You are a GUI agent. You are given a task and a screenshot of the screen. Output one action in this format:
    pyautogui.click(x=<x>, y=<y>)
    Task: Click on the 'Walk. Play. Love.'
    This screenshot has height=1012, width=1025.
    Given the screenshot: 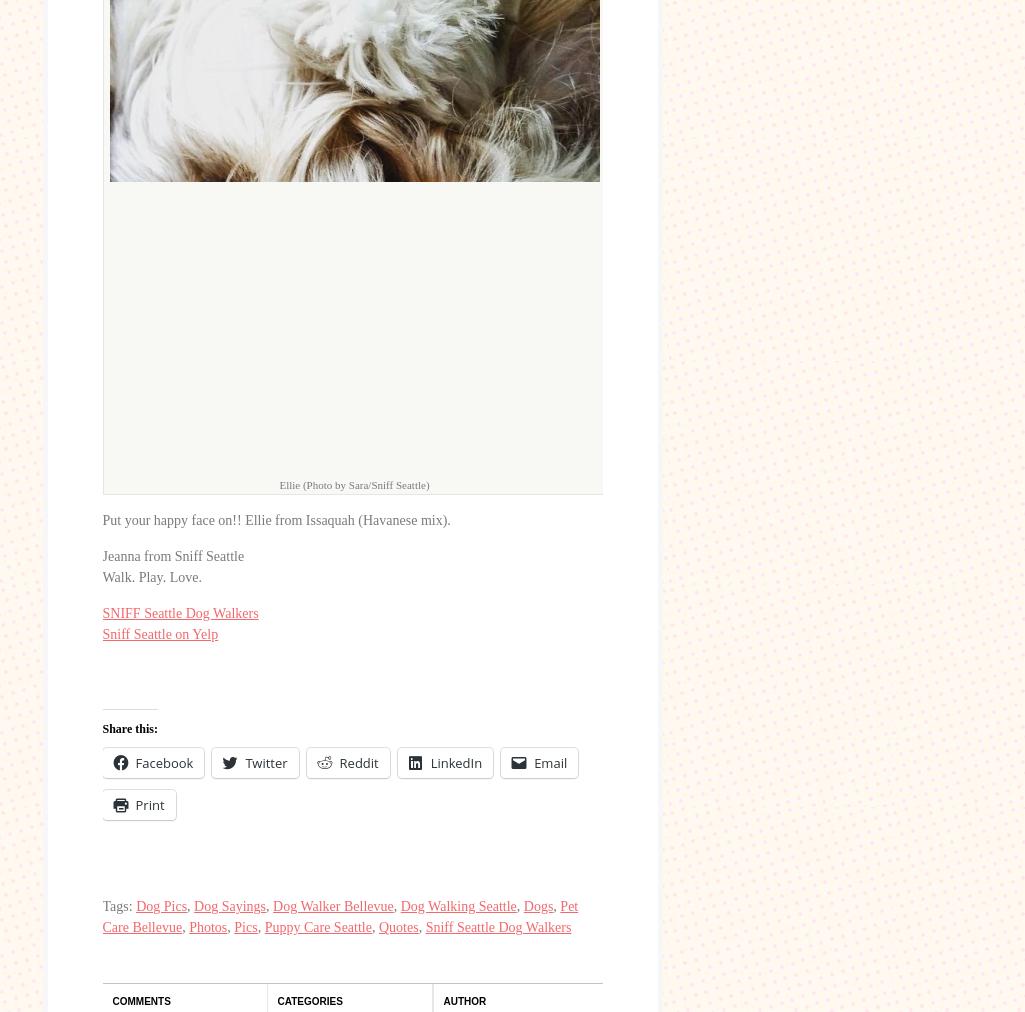 What is the action you would take?
    pyautogui.click(x=150, y=576)
    